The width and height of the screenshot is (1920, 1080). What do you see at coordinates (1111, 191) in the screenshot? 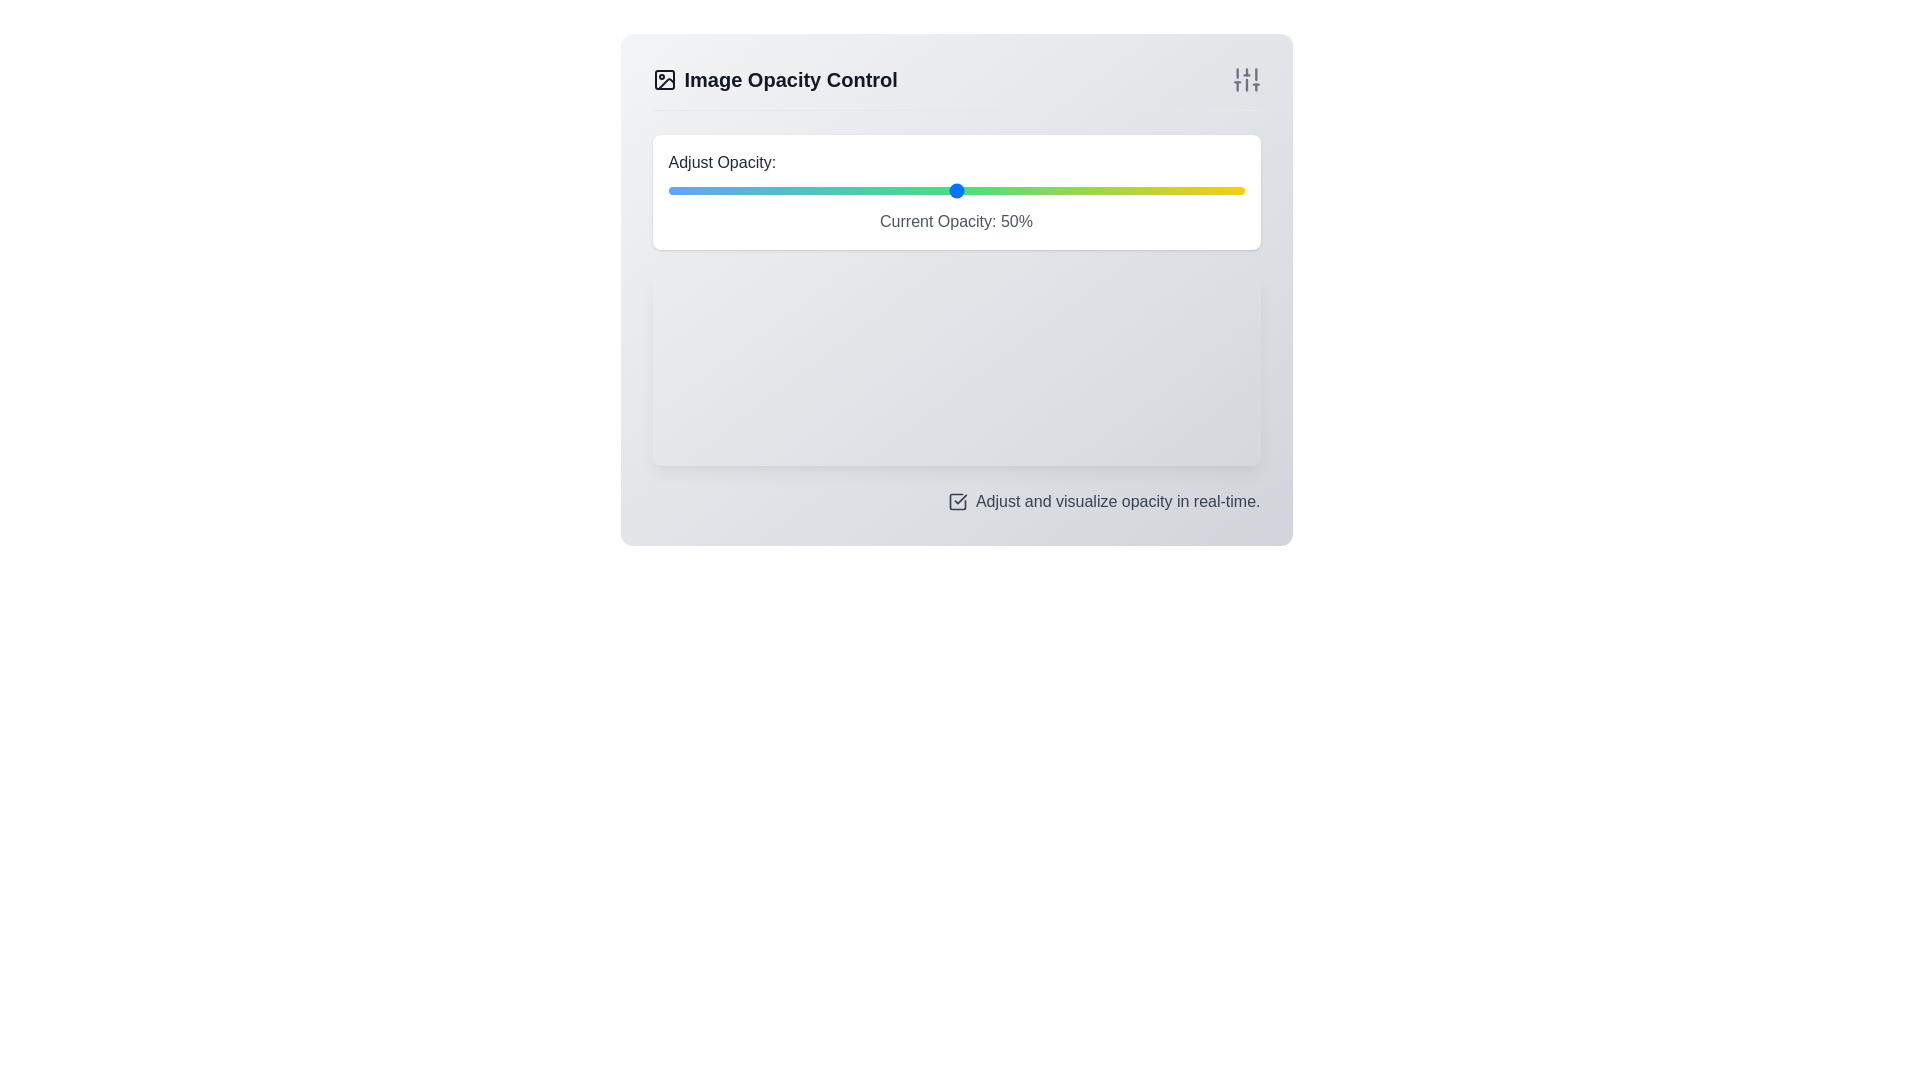
I see `the opacity` at bounding box center [1111, 191].